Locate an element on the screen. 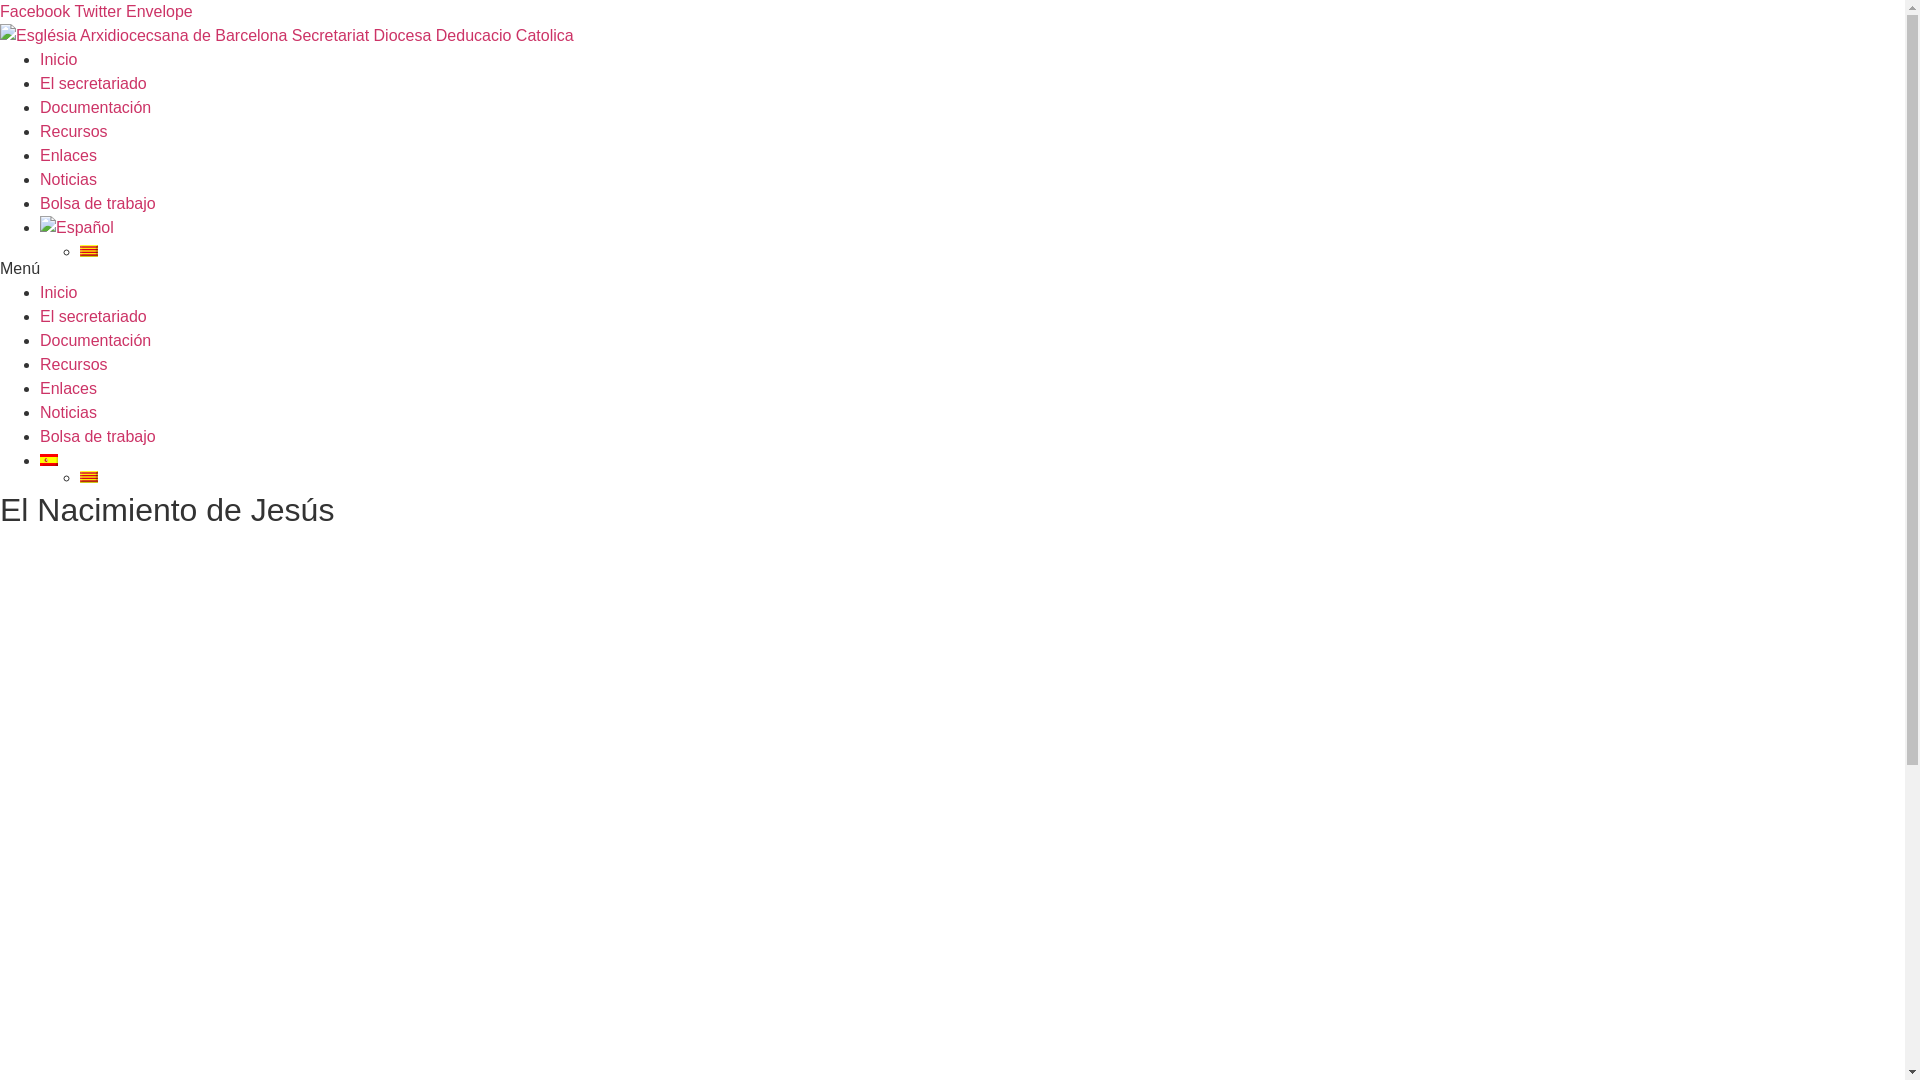  'Envelope' is located at coordinates (124, 11).